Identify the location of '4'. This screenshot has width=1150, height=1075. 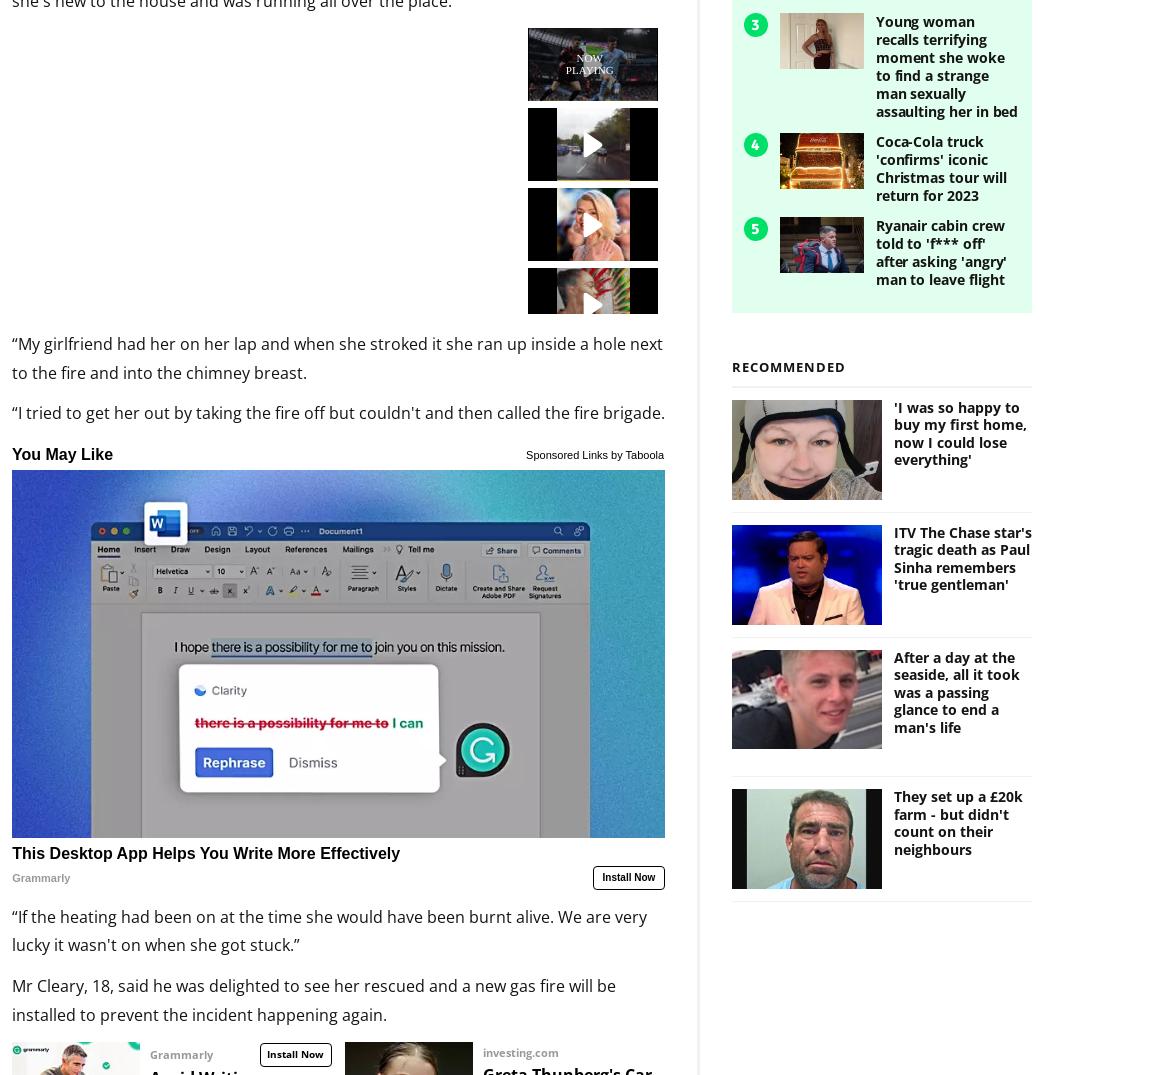
(754, 110).